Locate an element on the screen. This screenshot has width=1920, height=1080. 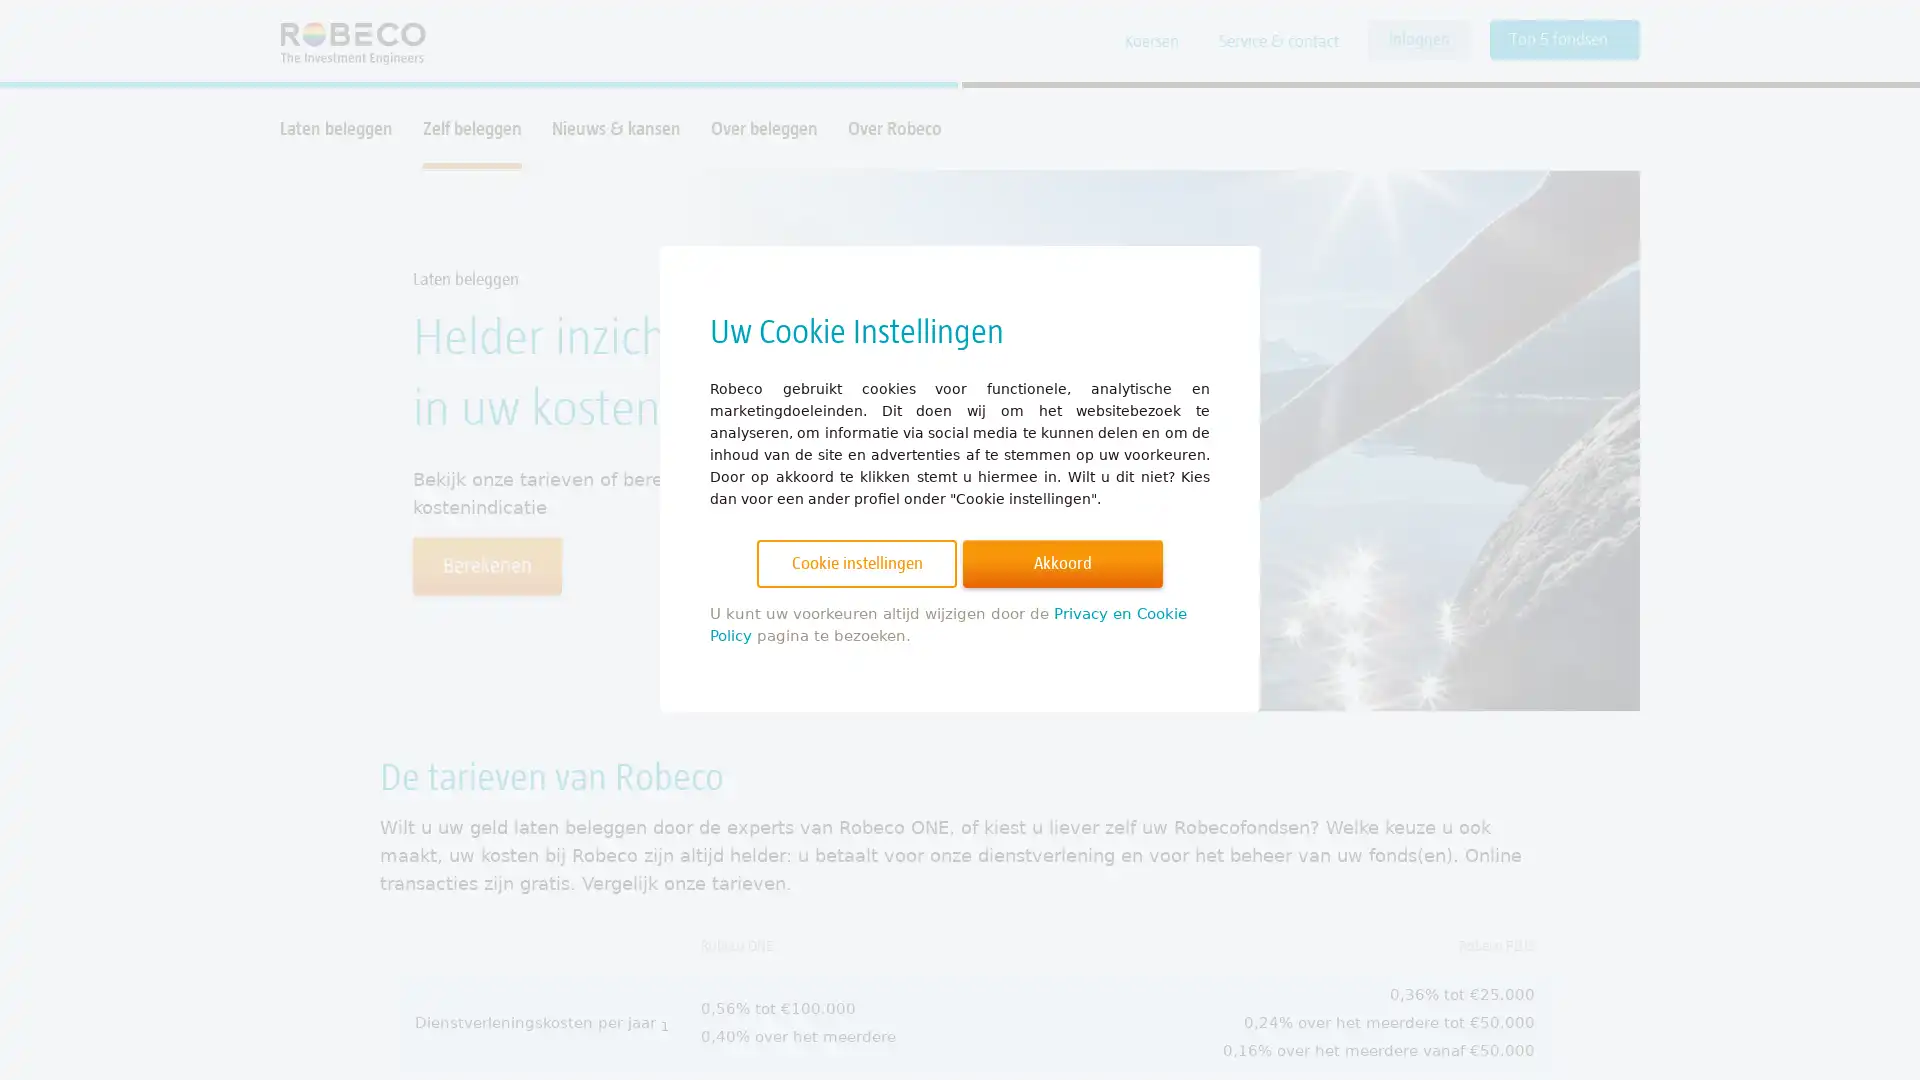
Service & contact is located at coordinates (1277, 42).